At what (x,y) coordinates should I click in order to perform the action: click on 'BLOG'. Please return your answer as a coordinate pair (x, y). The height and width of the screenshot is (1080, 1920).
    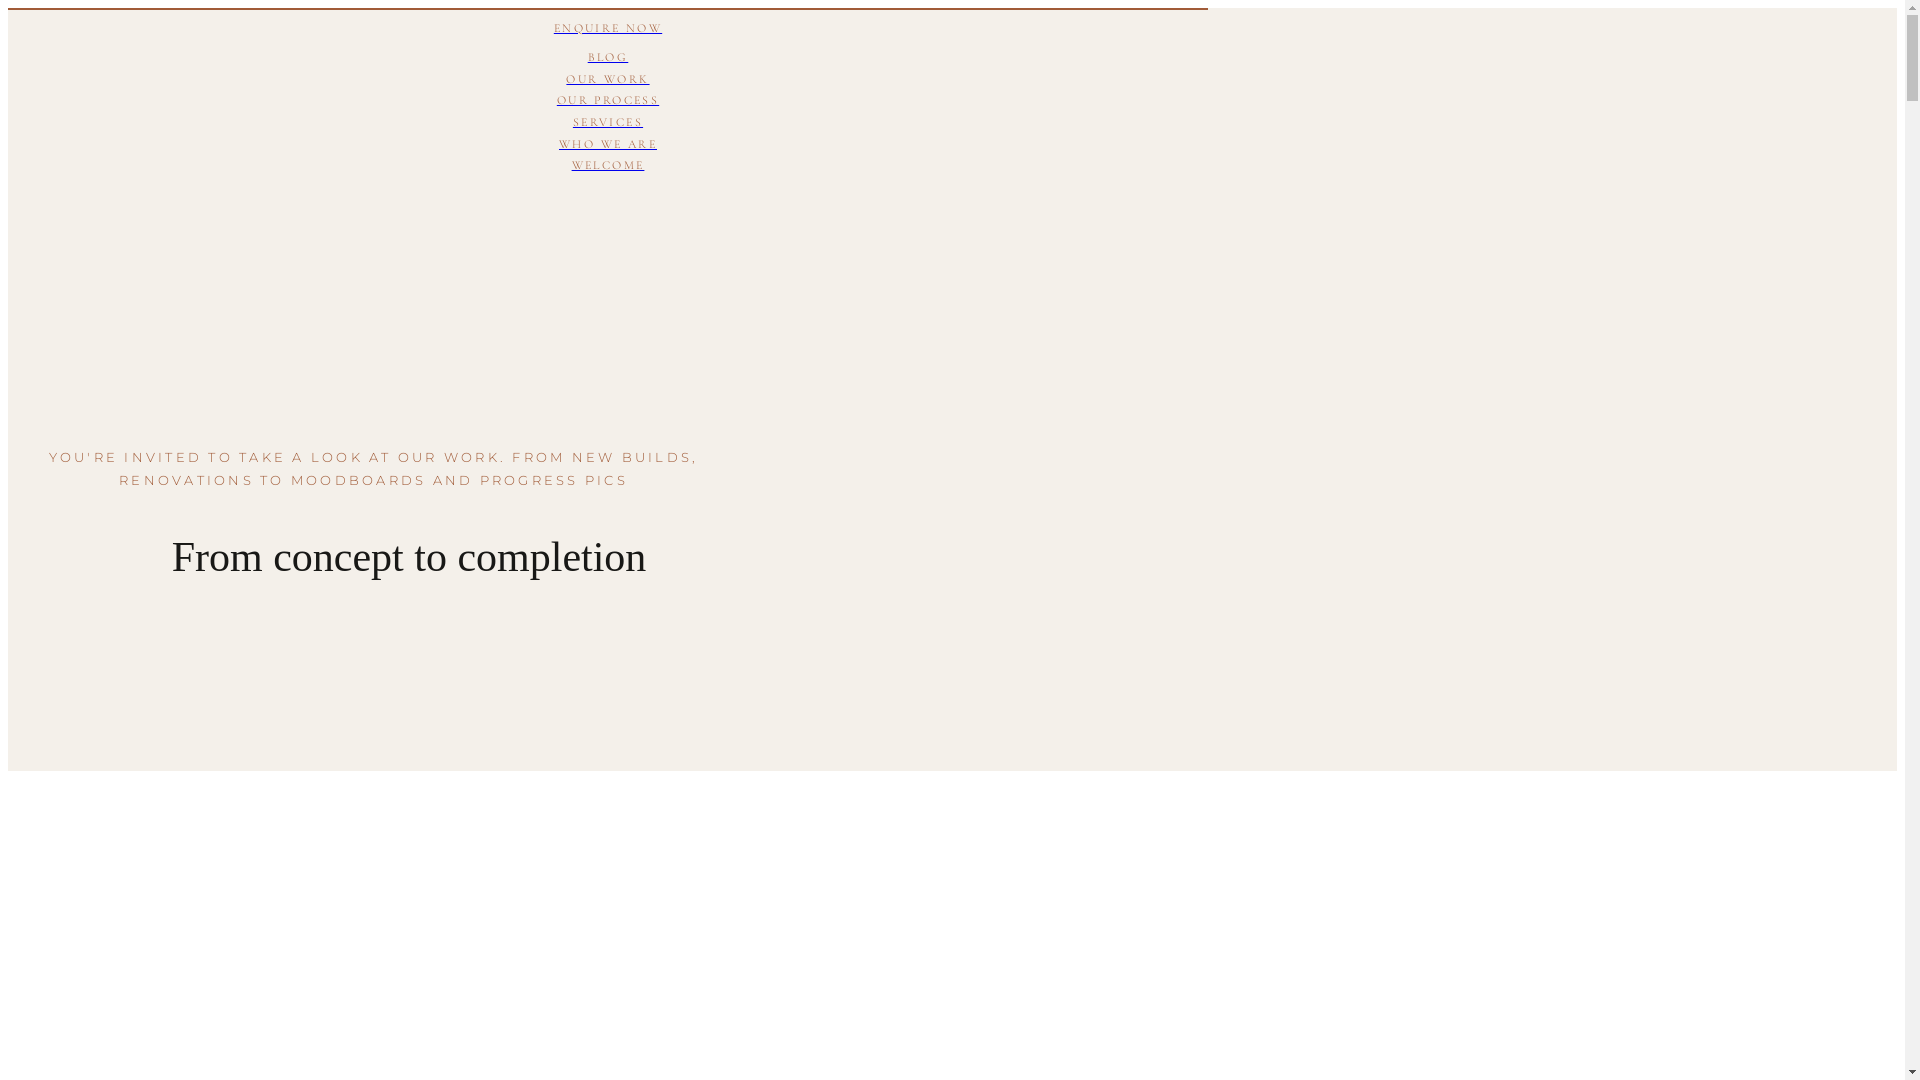
    Looking at the image, I should click on (607, 56).